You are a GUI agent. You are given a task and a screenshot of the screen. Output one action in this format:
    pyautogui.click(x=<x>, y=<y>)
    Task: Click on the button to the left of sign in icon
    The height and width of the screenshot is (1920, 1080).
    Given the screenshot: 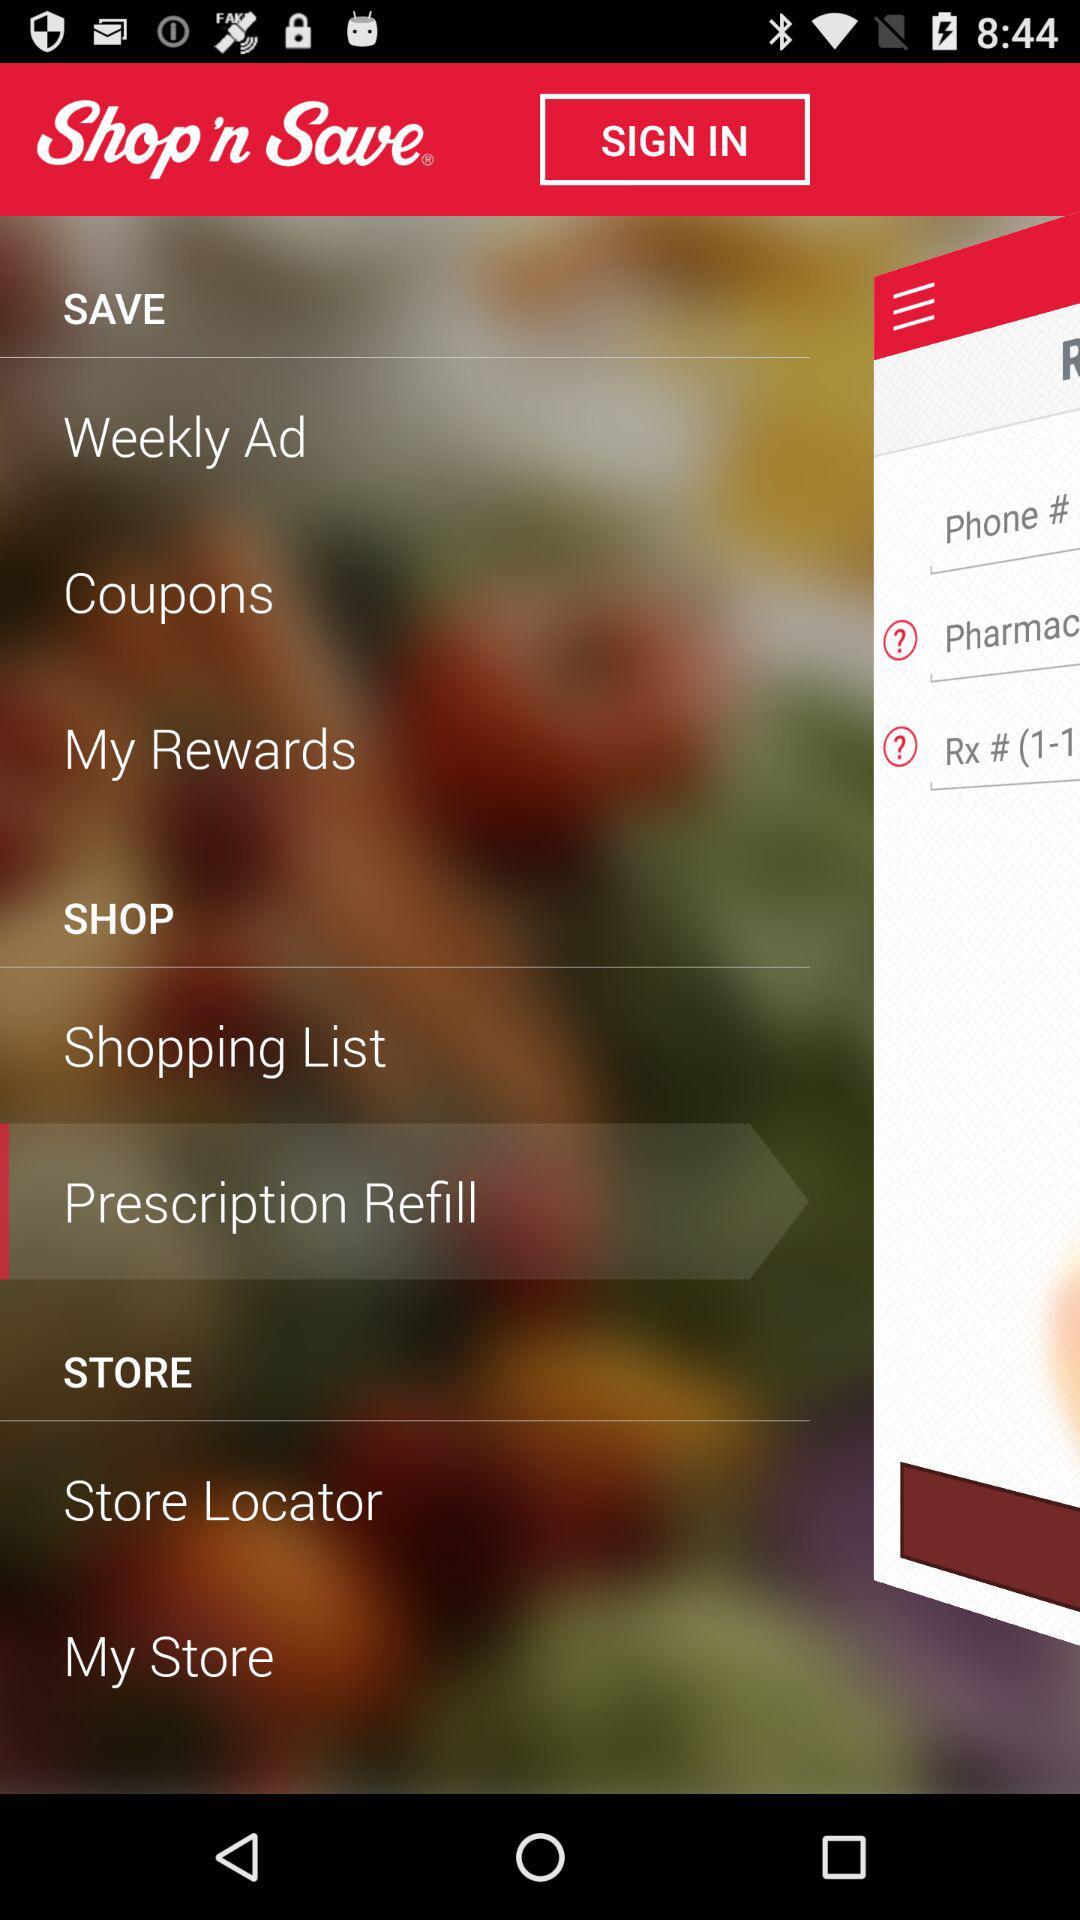 What is the action you would take?
    pyautogui.click(x=233, y=138)
    